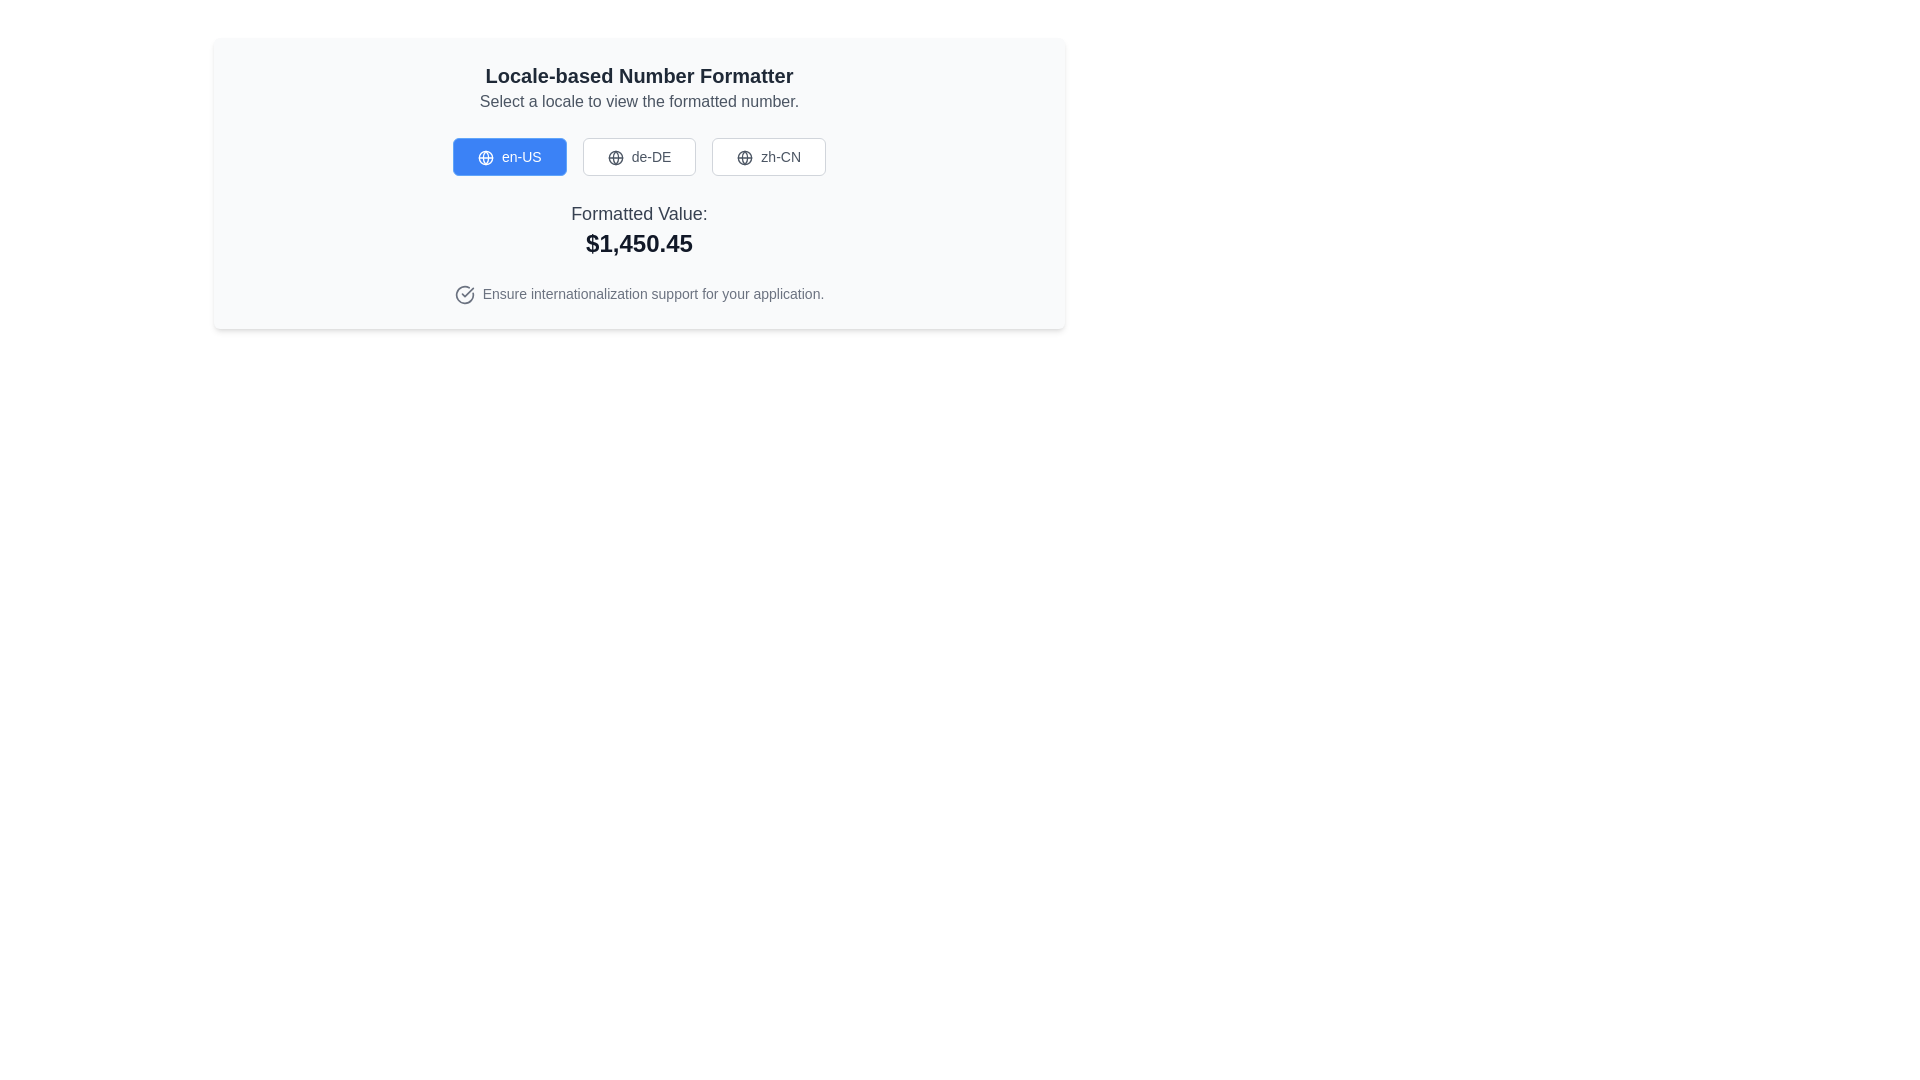  I want to click on the first button labeled 'en-US', so click(509, 156).